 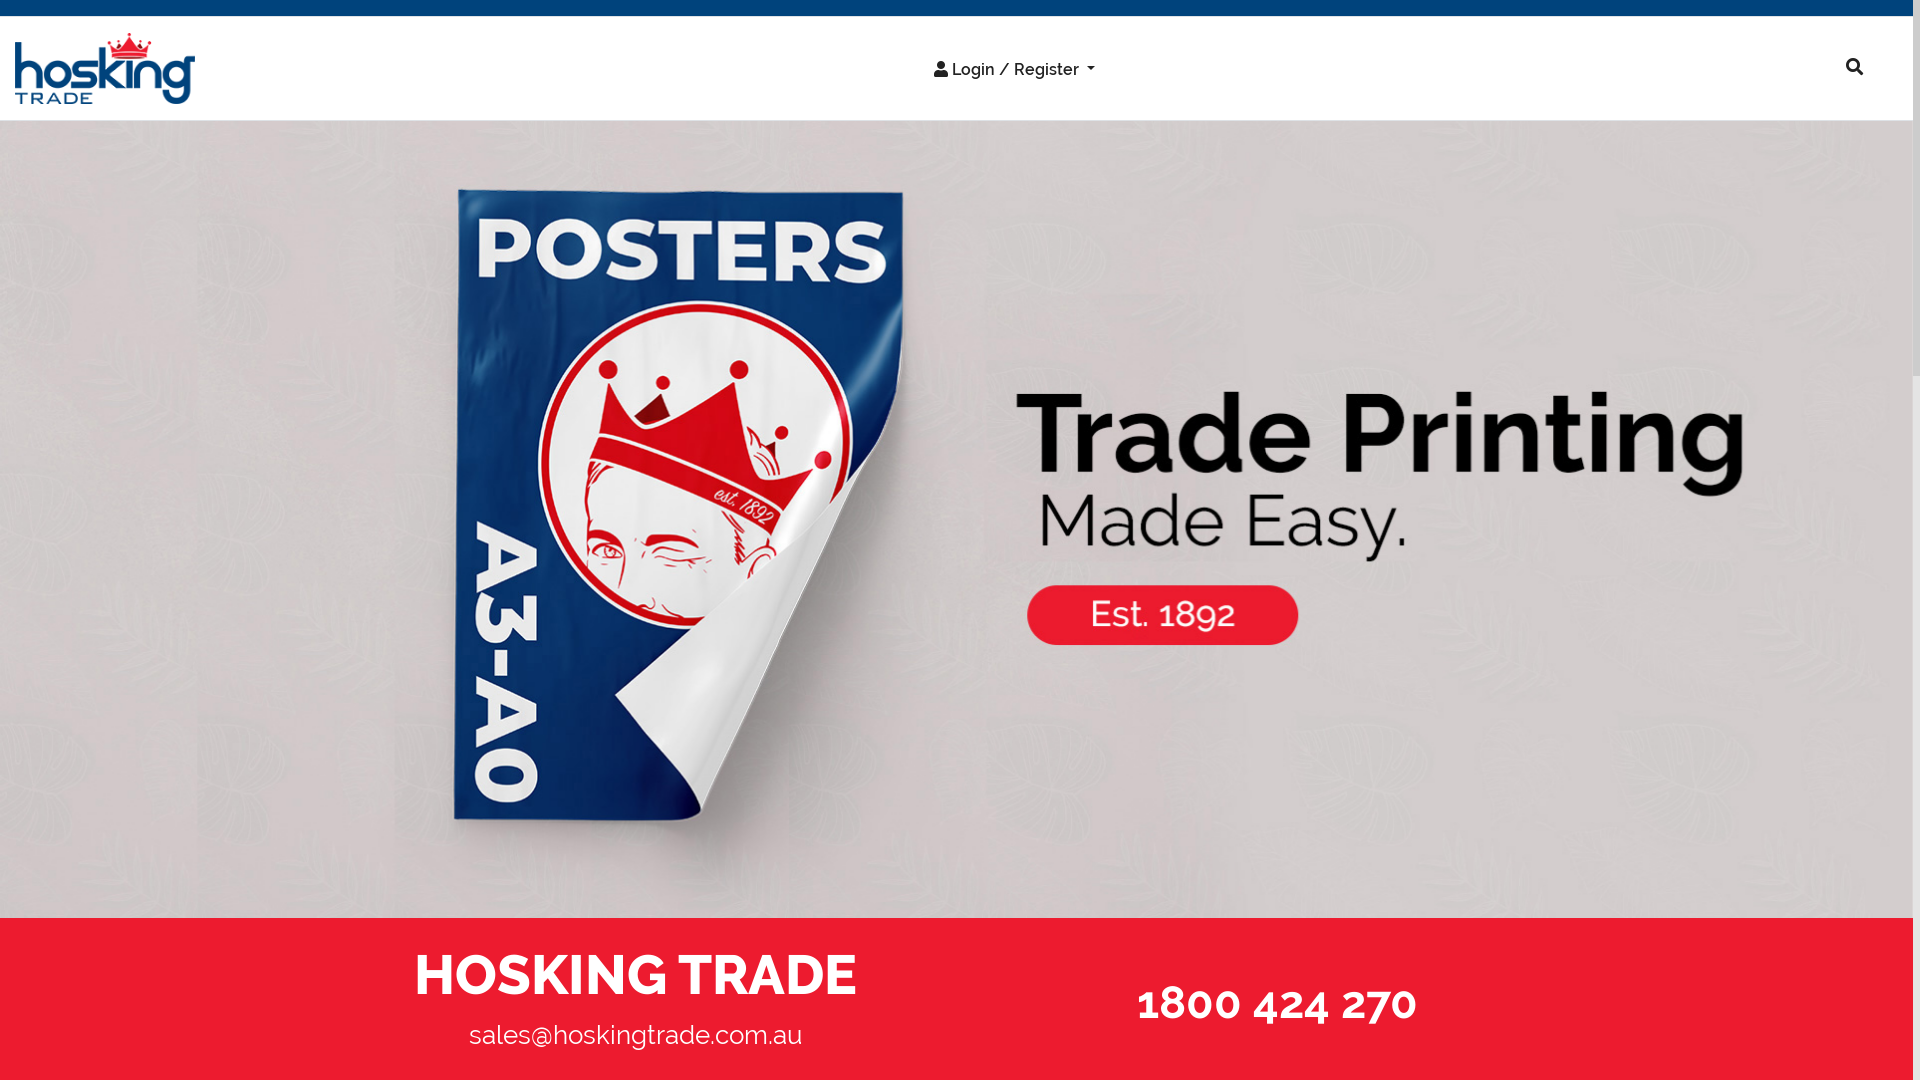 I want to click on 'Hosking Trade', so click(x=0, y=518).